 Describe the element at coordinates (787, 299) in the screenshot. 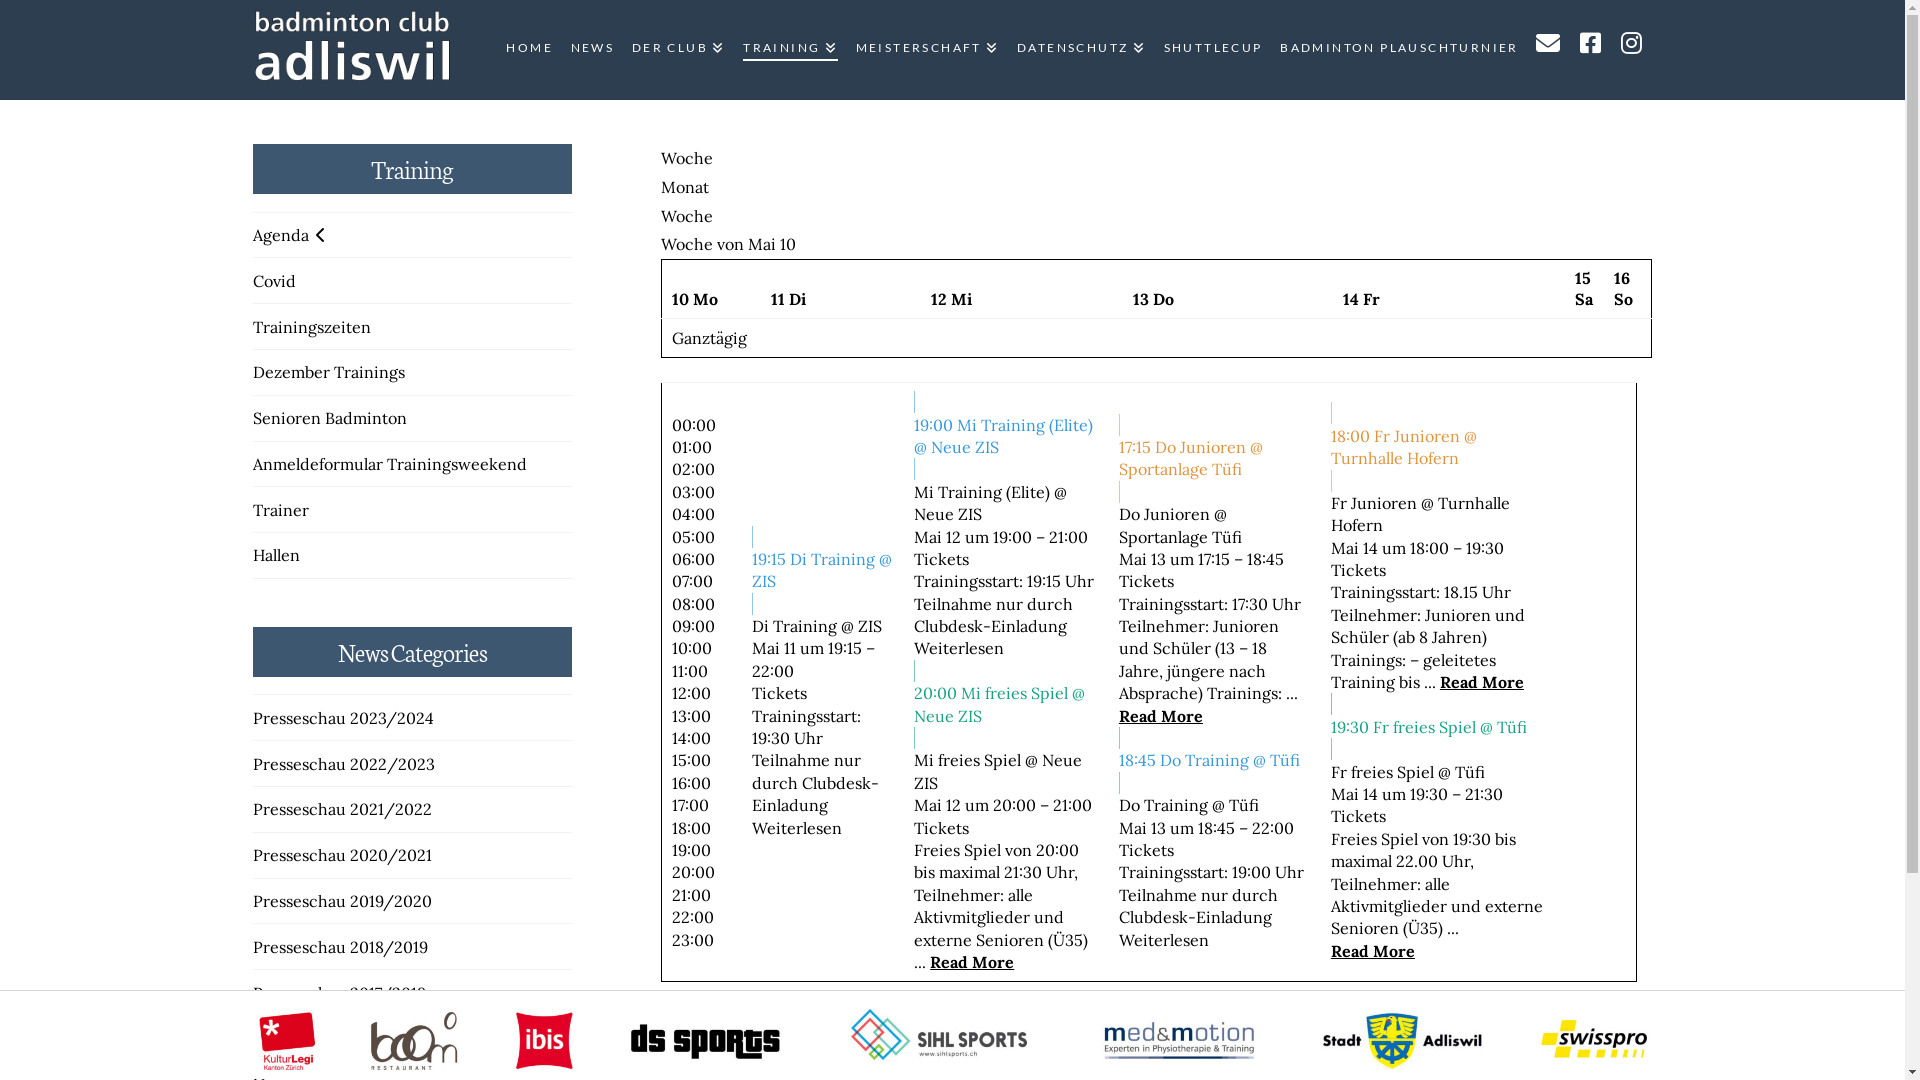

I see `'11 Di'` at that location.